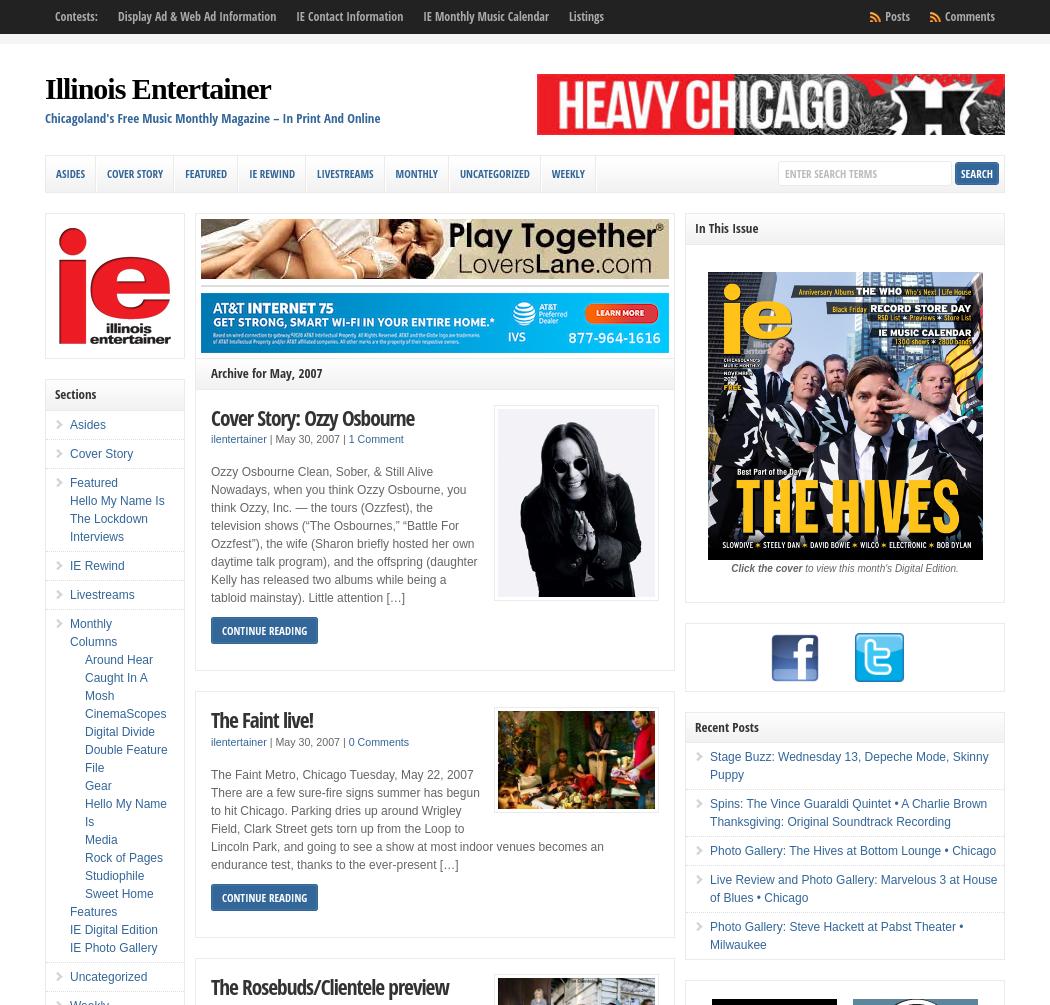 Image resolution: width=1050 pixels, height=1005 pixels. Describe the element at coordinates (694, 227) in the screenshot. I see `'In This Issue'` at that location.